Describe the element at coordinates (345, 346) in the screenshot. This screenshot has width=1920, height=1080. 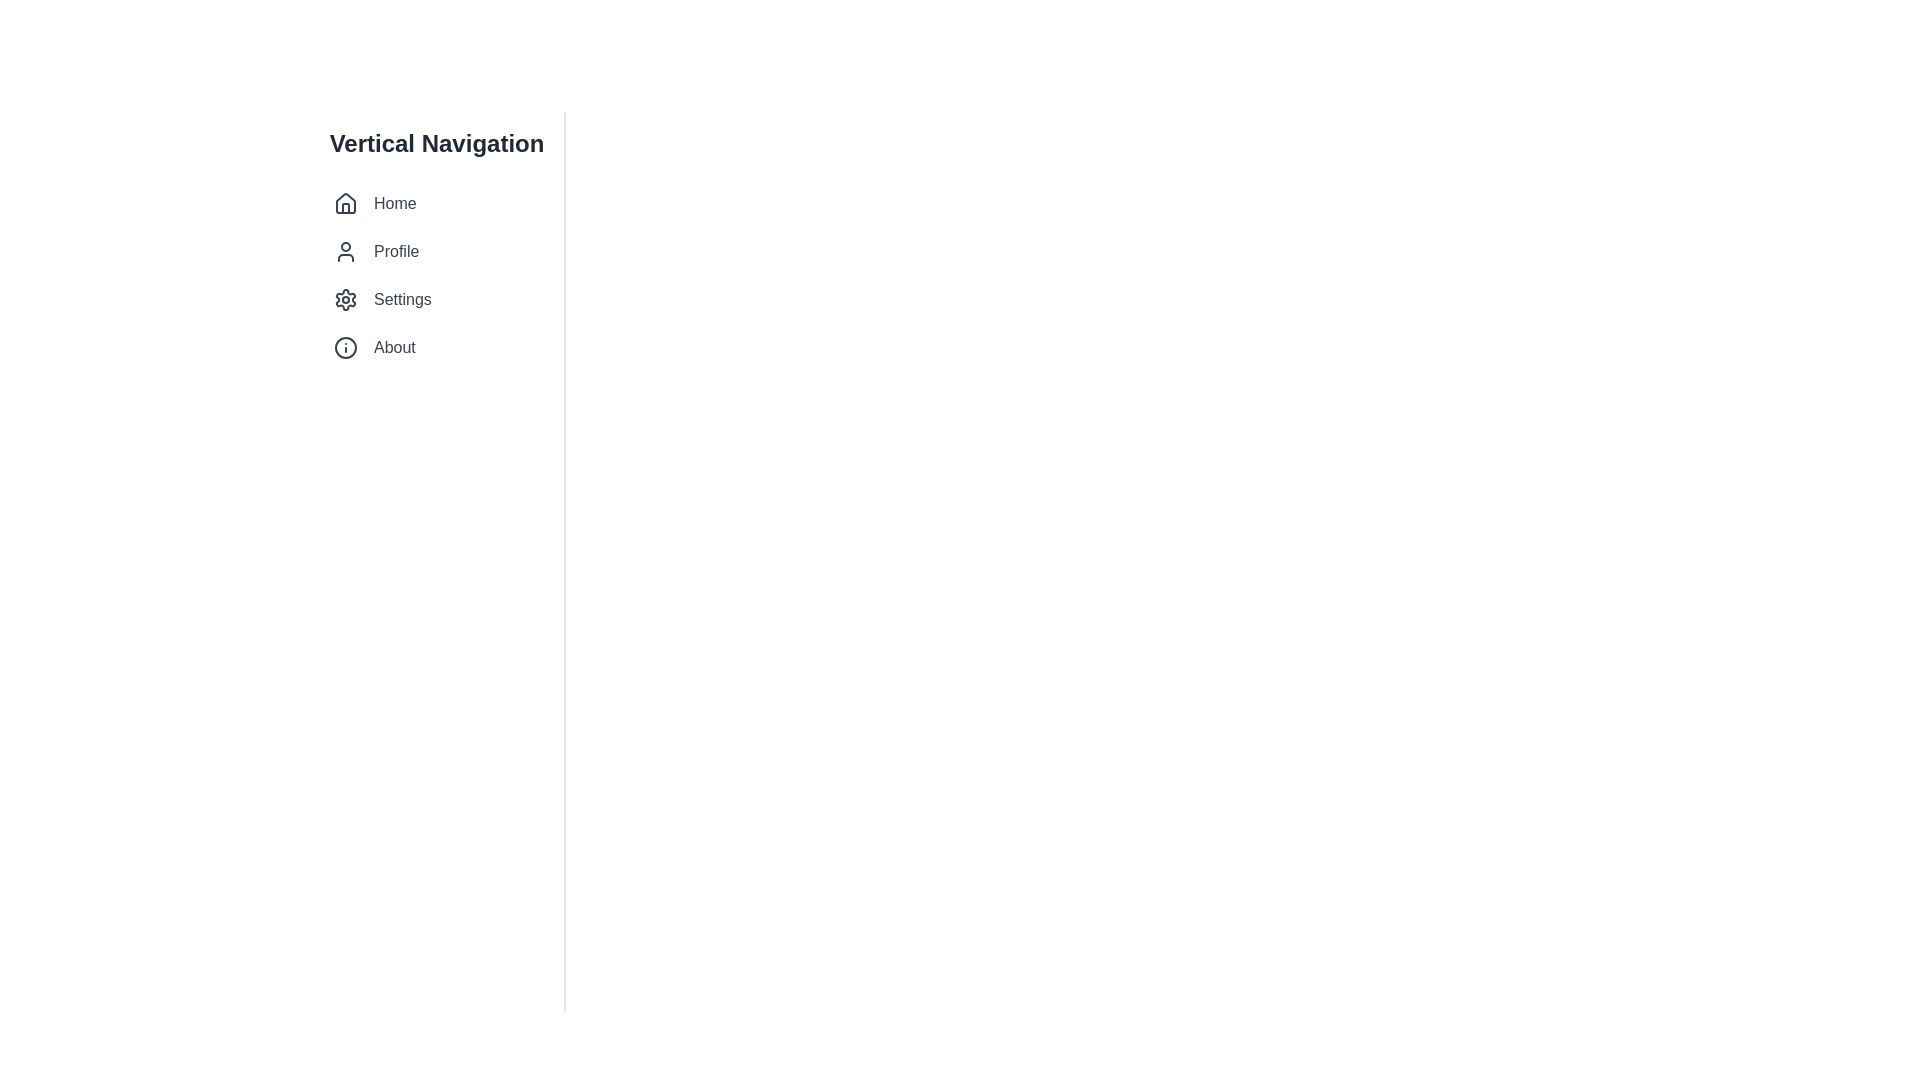
I see `the 'About' navigation icon, which is positioned to the left of the text 'About' in the vertical navigation bar` at that location.